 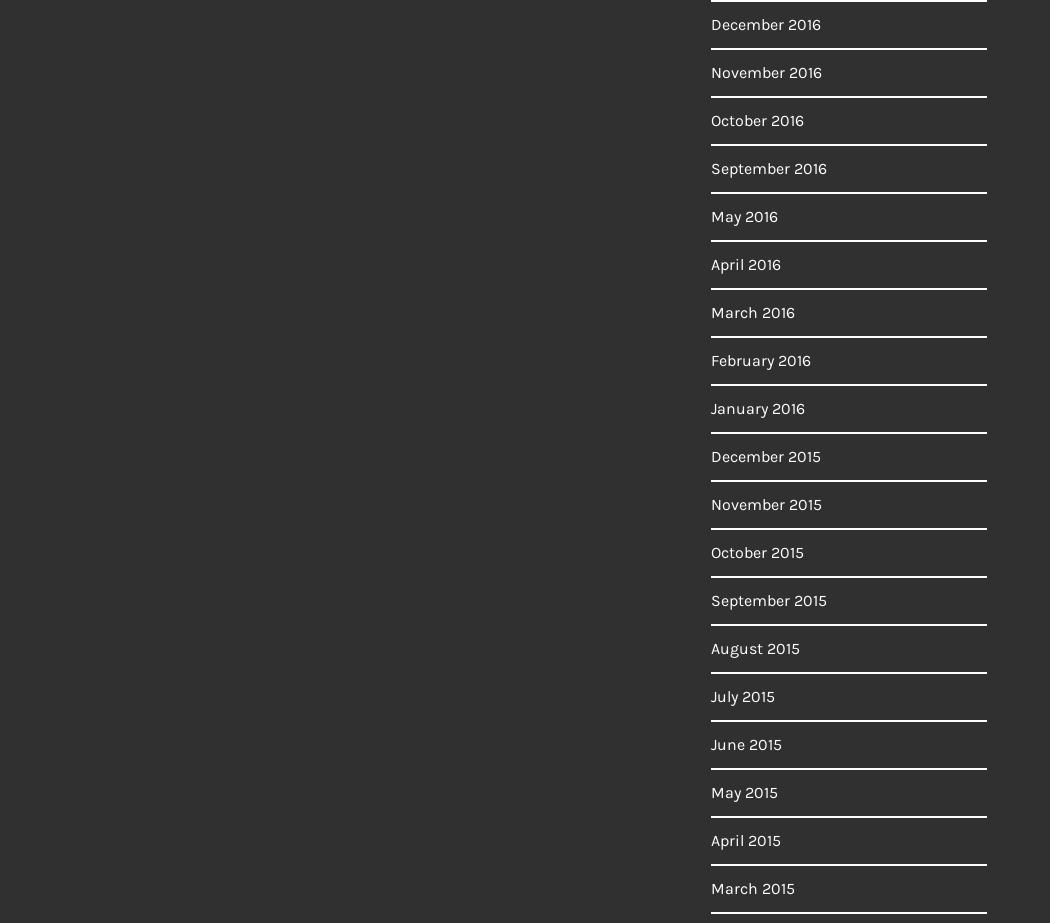 I want to click on 'May 2015', so click(x=743, y=791).